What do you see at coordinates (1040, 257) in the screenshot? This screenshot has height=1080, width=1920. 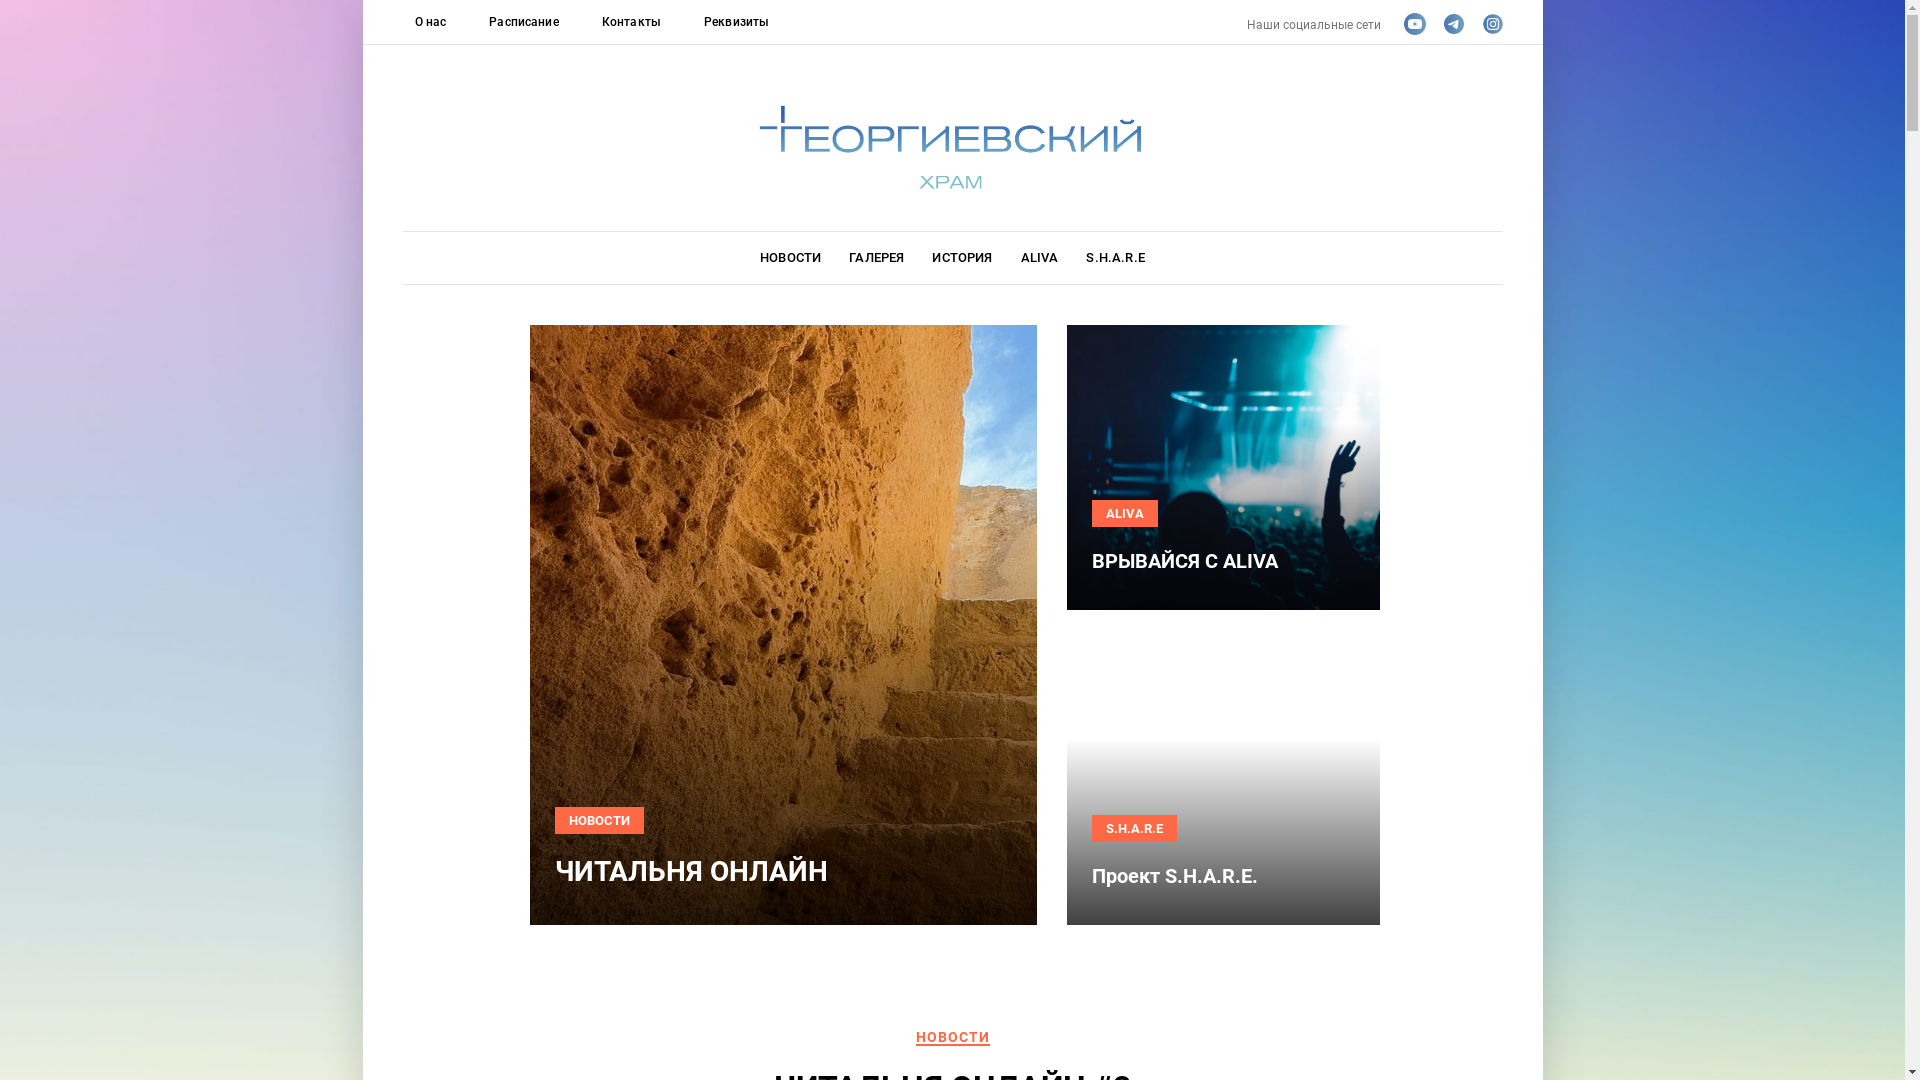 I see `'ALIVA'` at bounding box center [1040, 257].